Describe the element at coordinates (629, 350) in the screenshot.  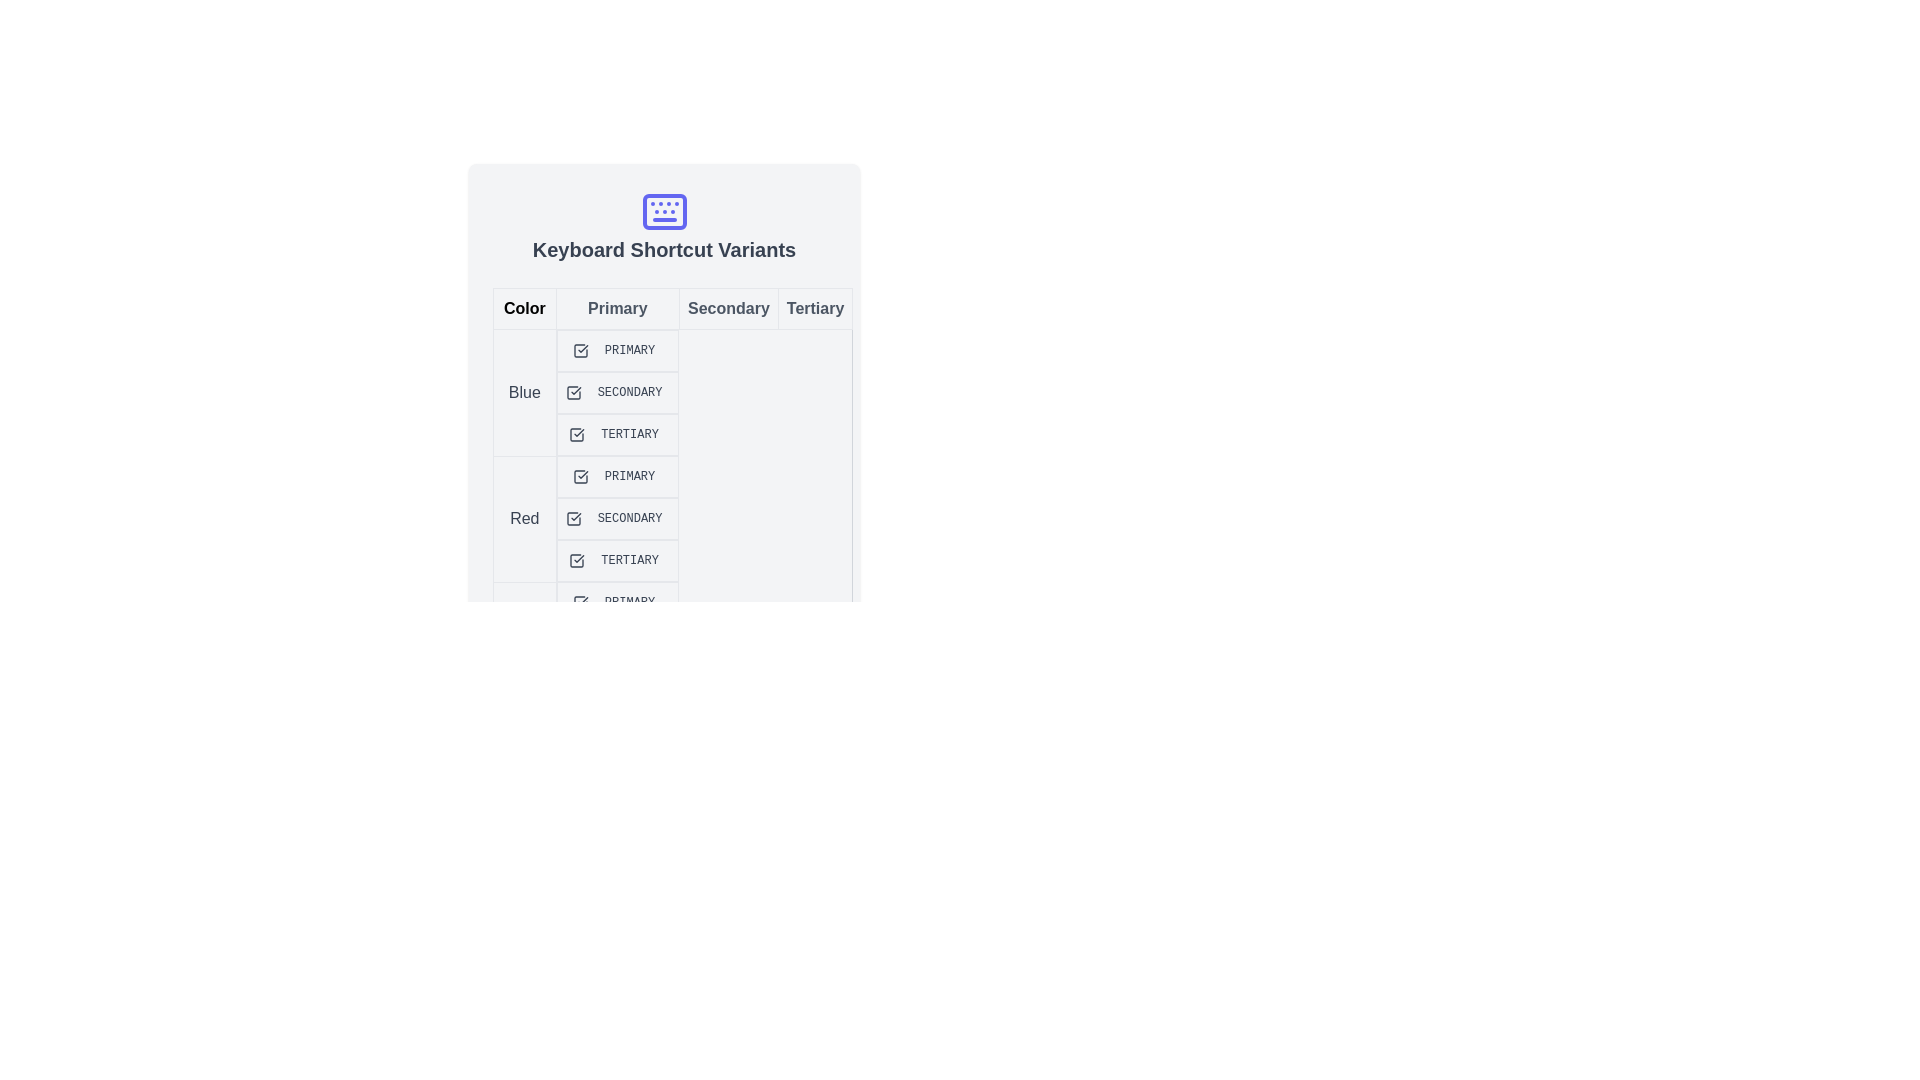
I see `the 'Primary' label located in the first row of the table, which visually indicates its category or designation` at that location.